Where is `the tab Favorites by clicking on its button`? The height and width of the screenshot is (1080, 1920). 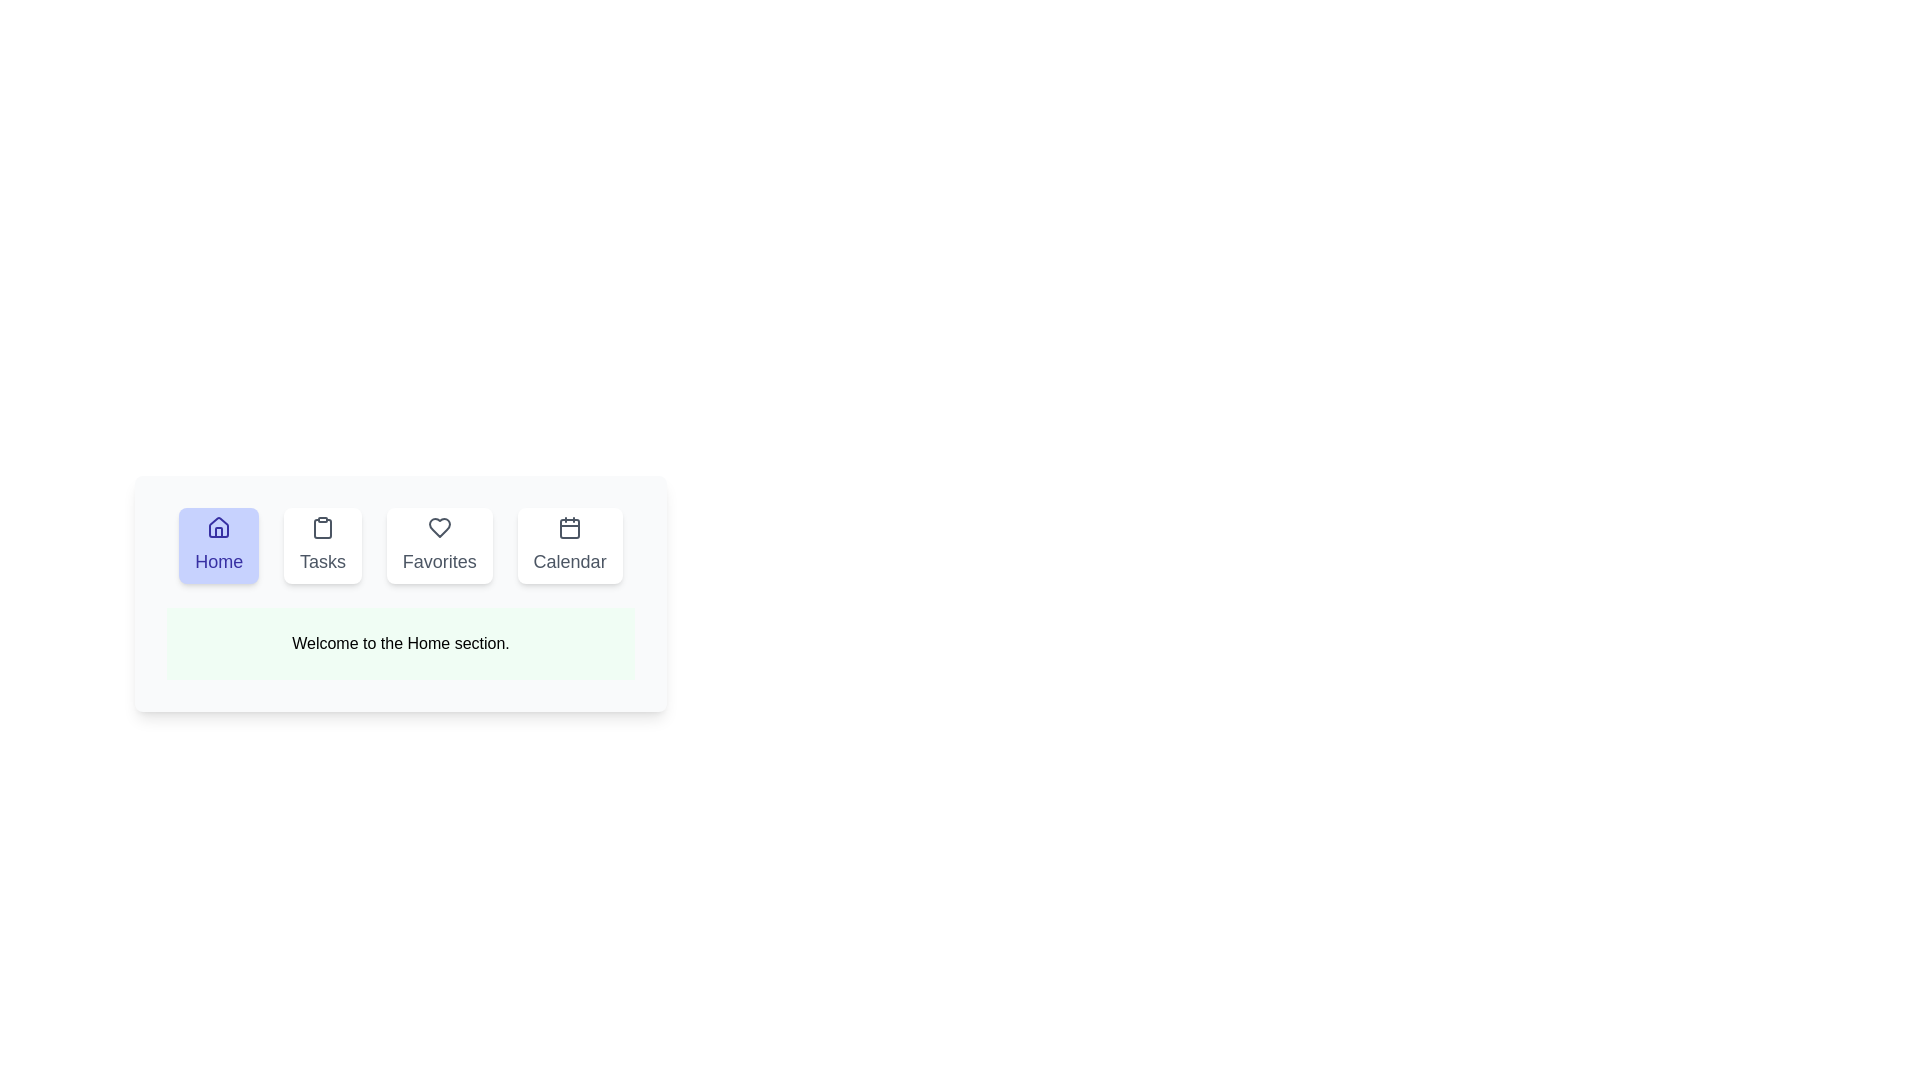 the tab Favorites by clicking on its button is located at coordinates (438, 546).